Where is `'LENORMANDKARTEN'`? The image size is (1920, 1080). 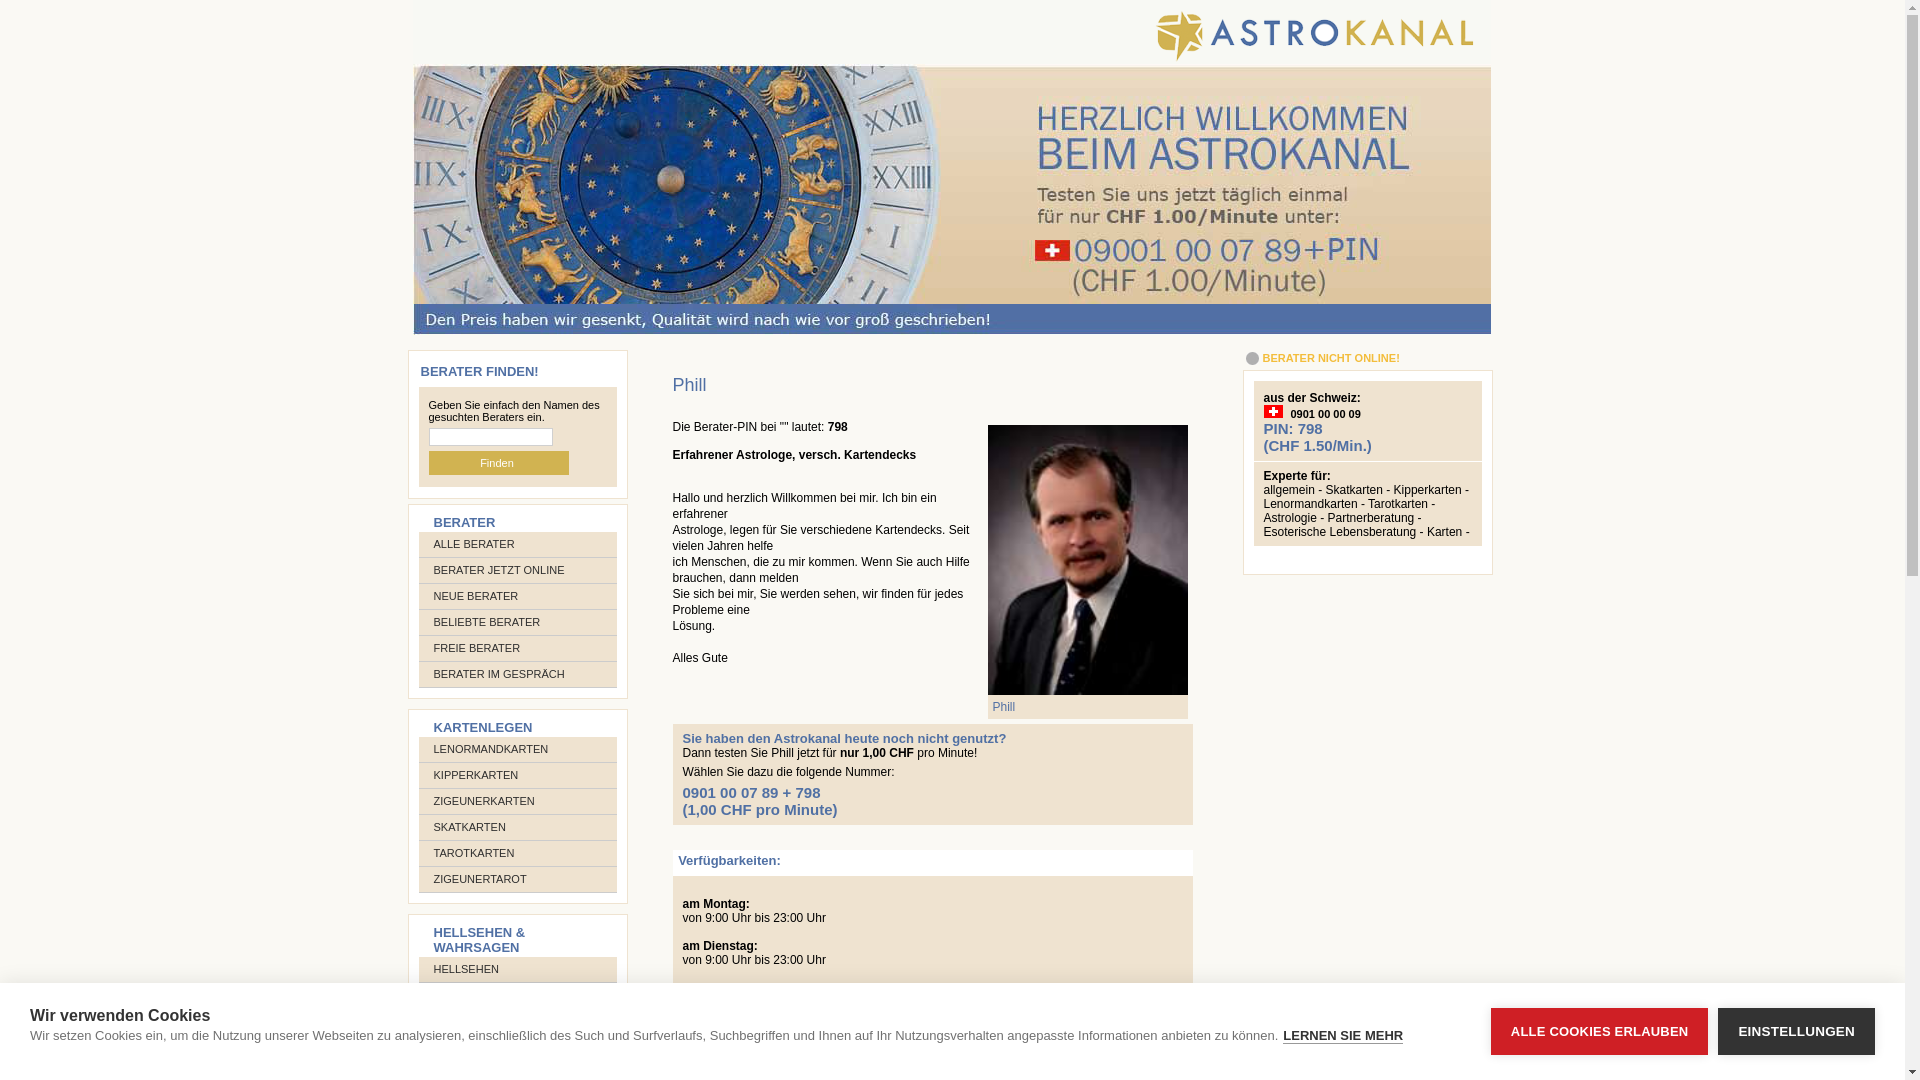 'LENORMANDKARTEN' is located at coordinates (491, 748).